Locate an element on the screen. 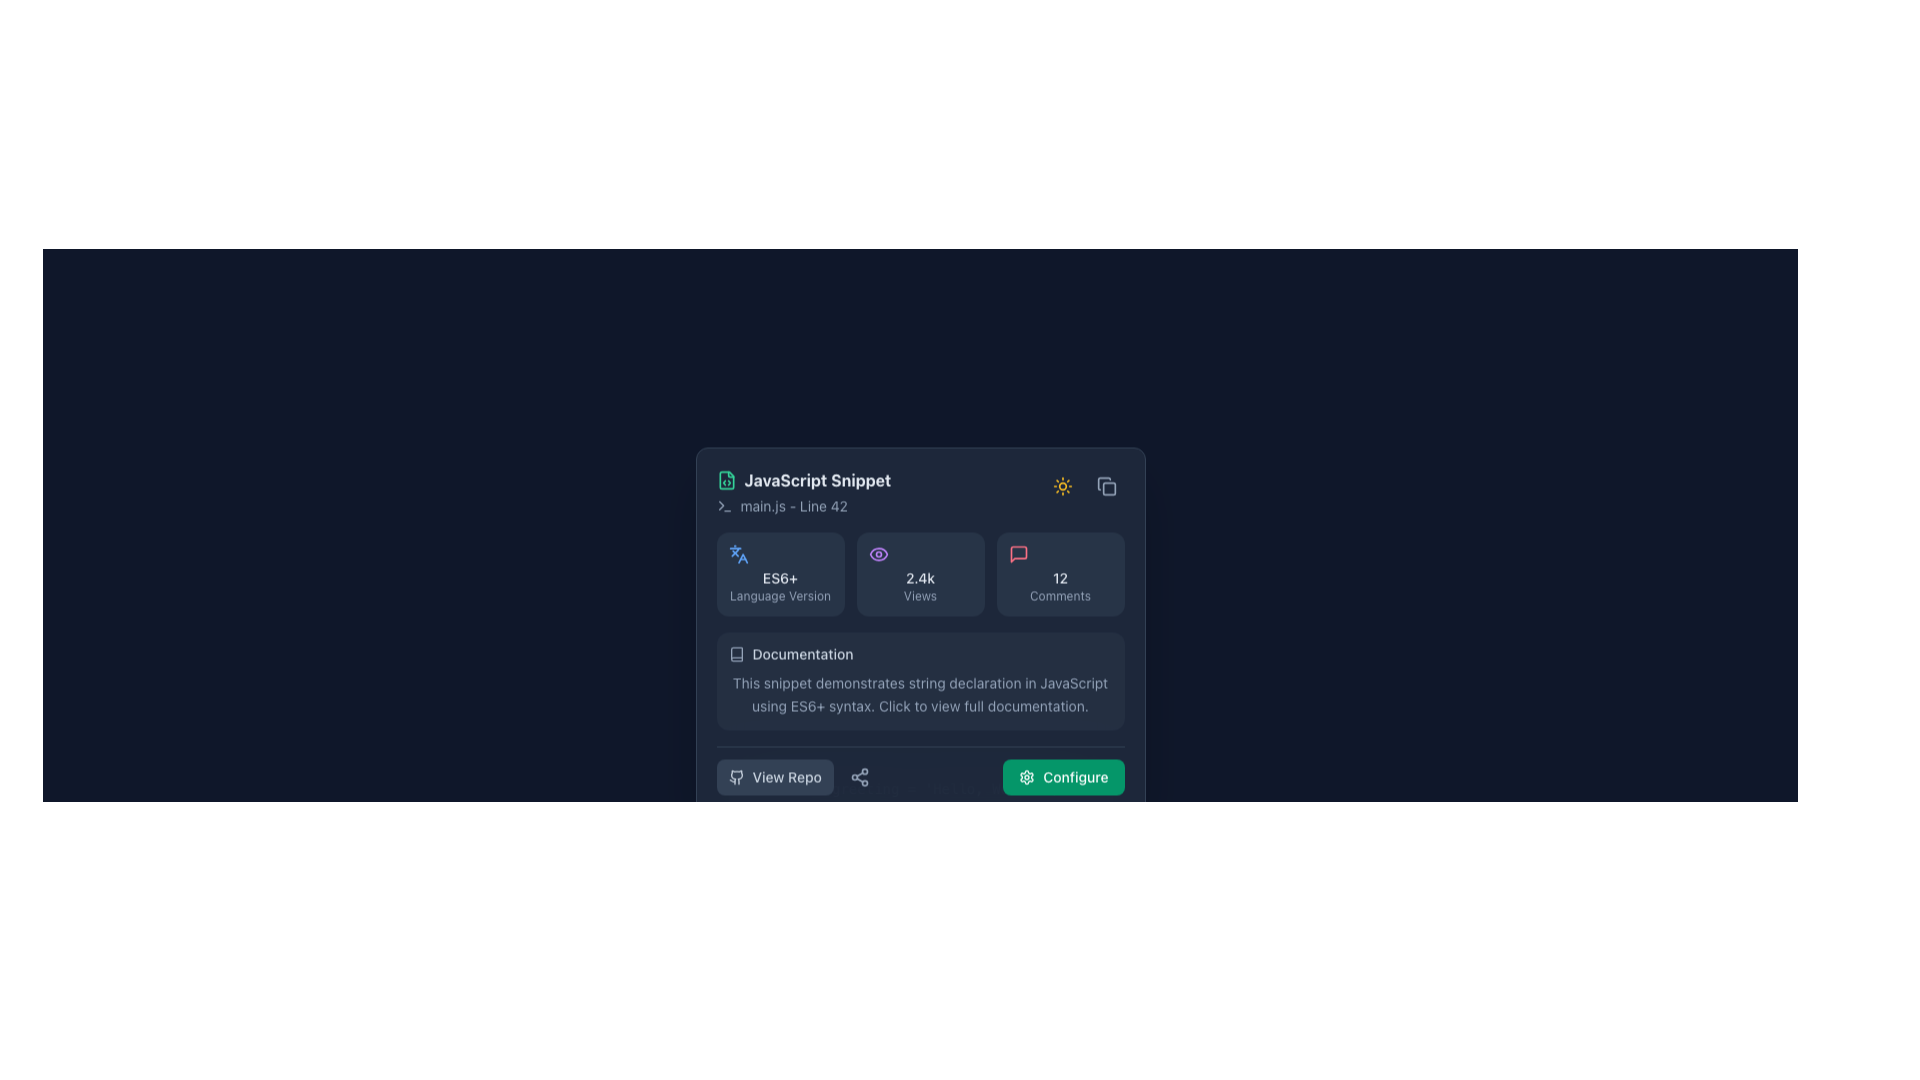 The image size is (1920, 1080). the SVG Graphic Rectangle in the top-right corner of the copy icon if interactivity is enabled is located at coordinates (1107, 489).